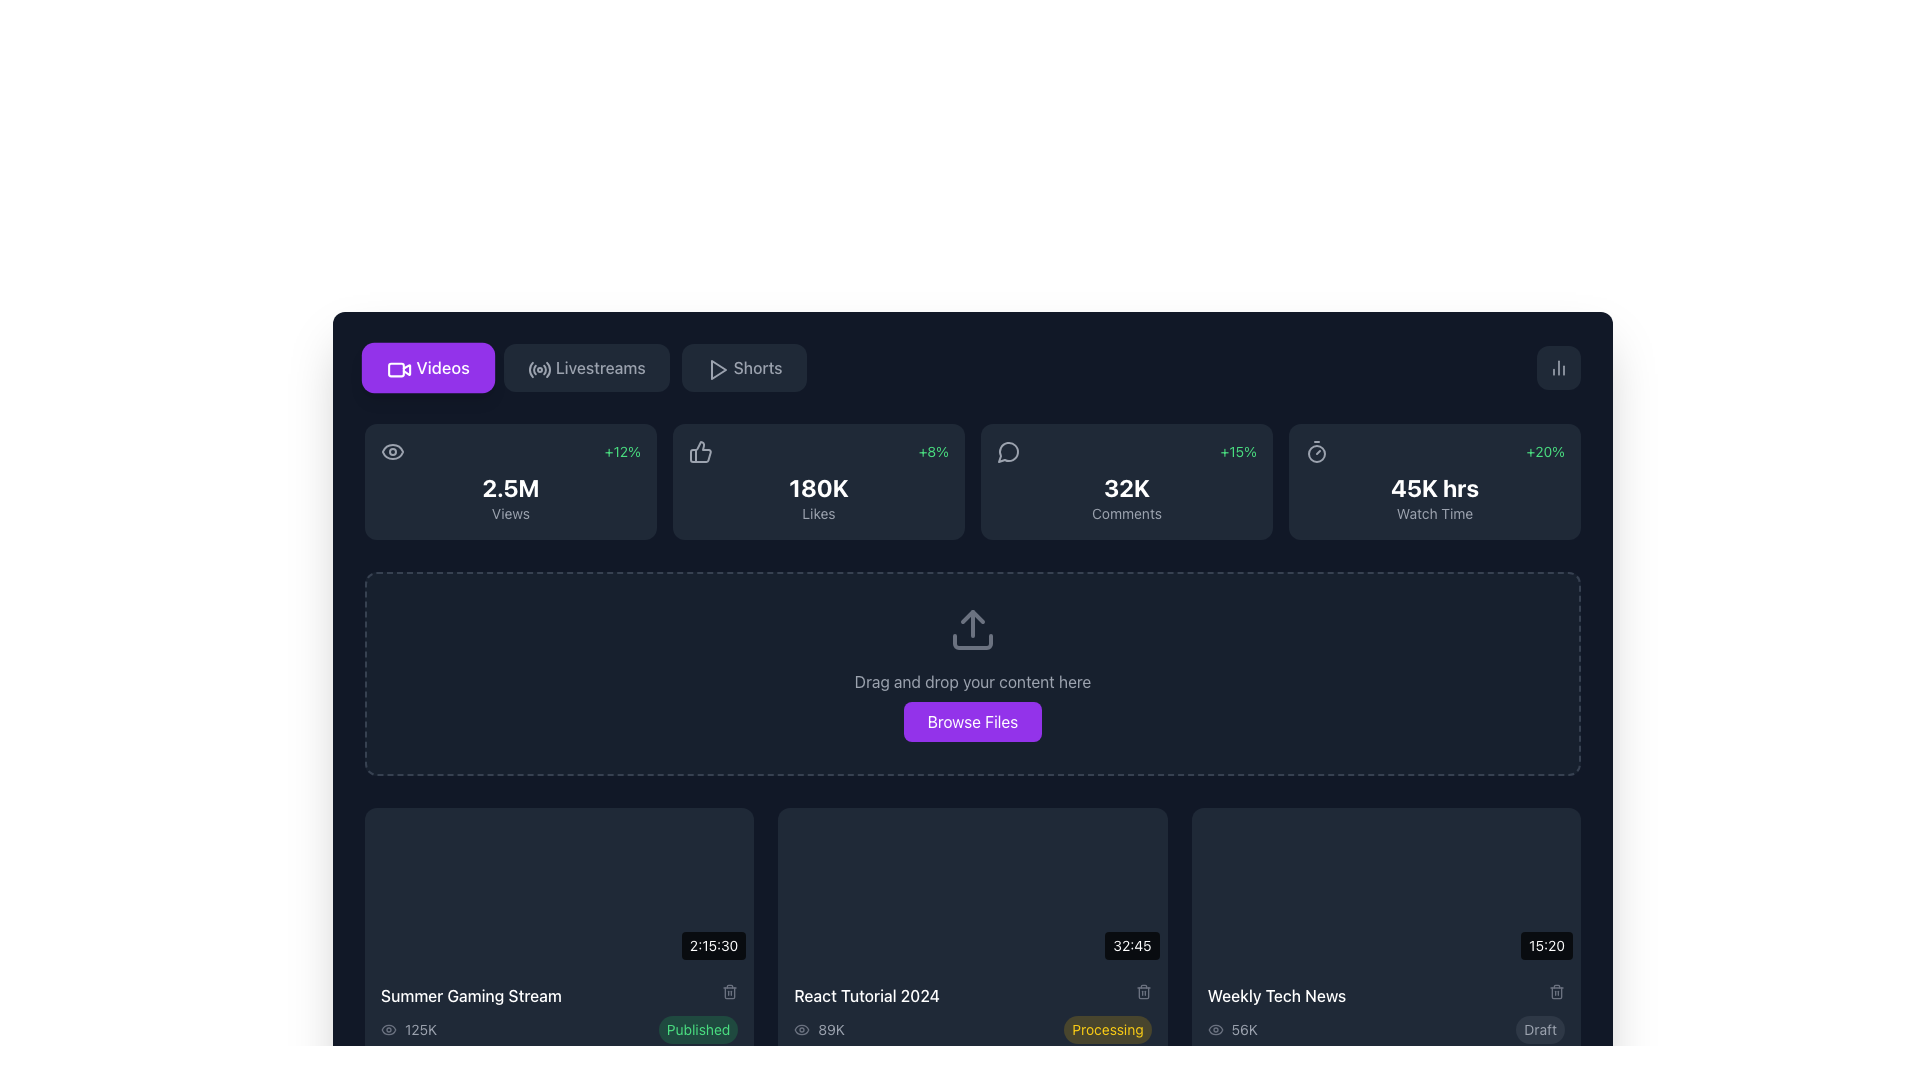 The image size is (1920, 1080). I want to click on the informational card displaying statistics about comments, which shows a total of 32K comments and a growth rate of +15%. It is the third section in a grid layout below the 'Videos' tab, so click(1127, 482).